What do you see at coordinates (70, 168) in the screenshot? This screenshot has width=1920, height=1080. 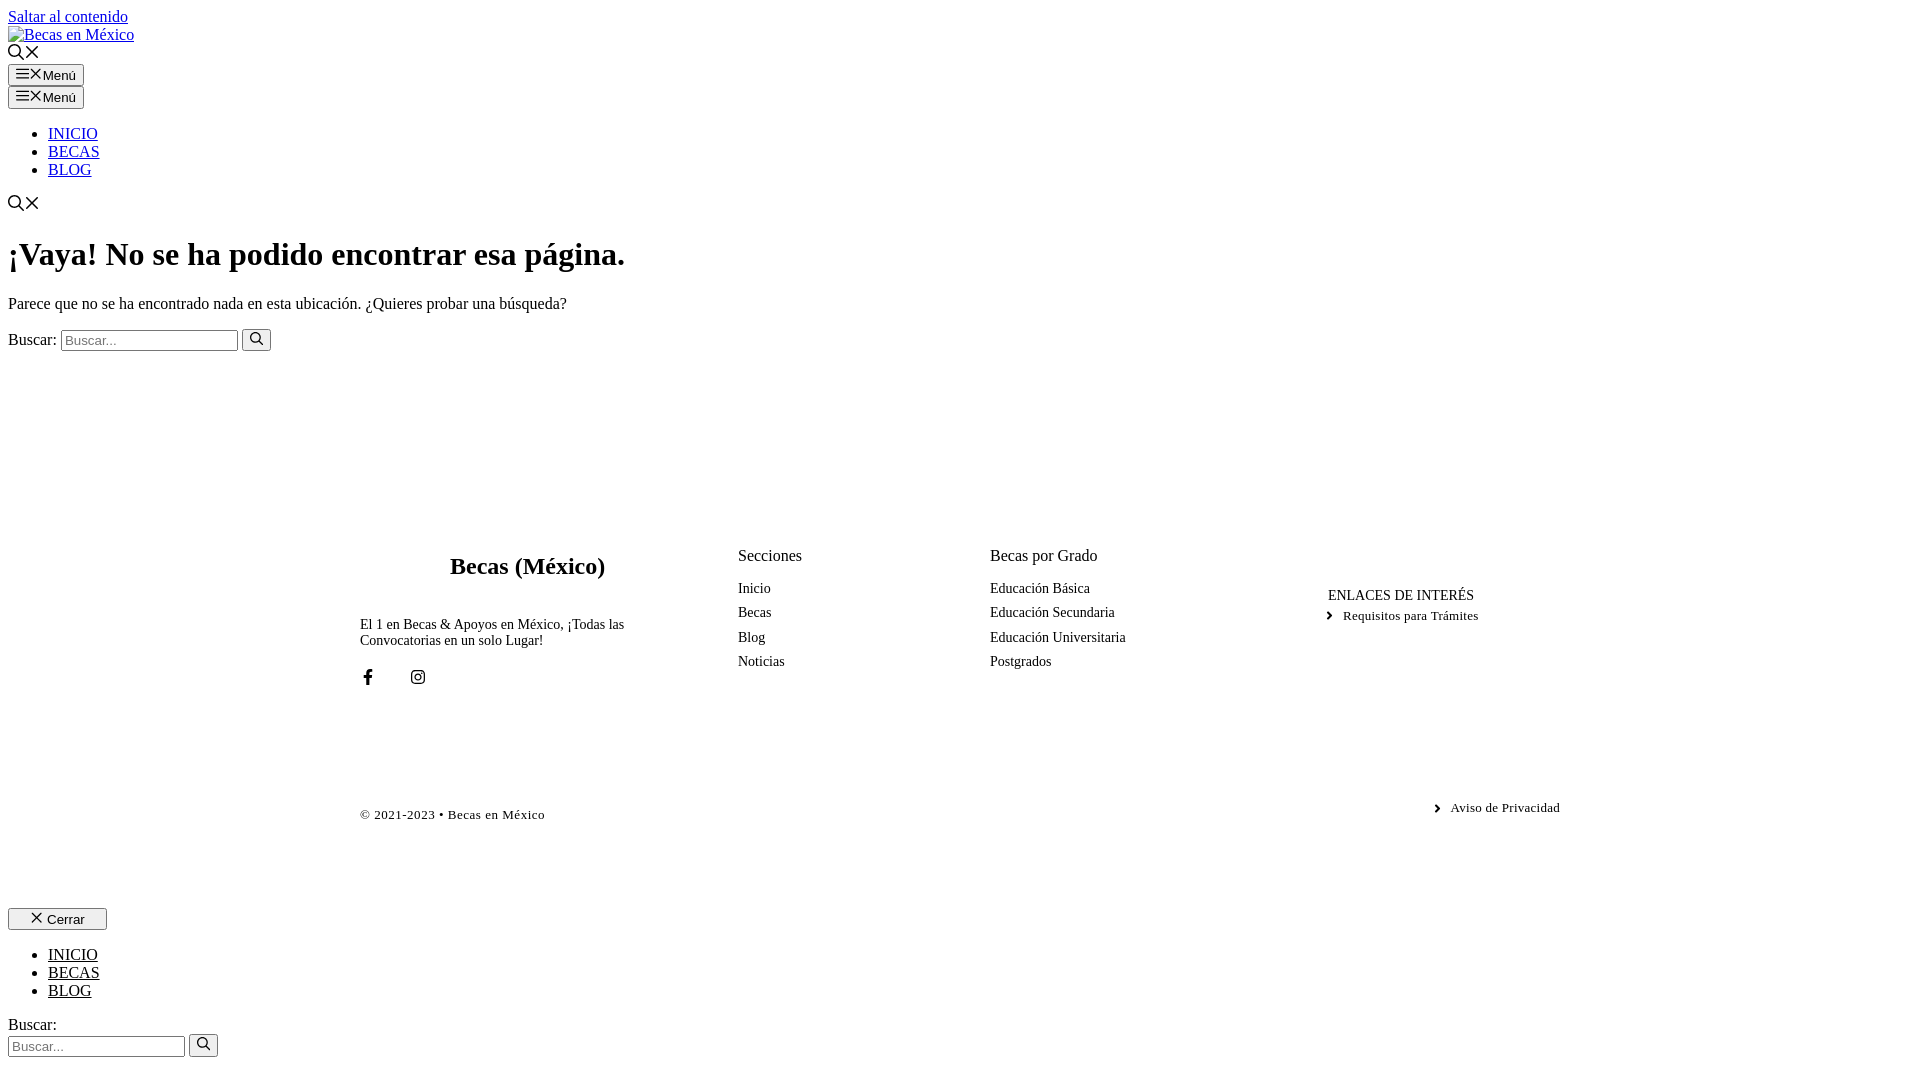 I see `'BLOG'` at bounding box center [70, 168].